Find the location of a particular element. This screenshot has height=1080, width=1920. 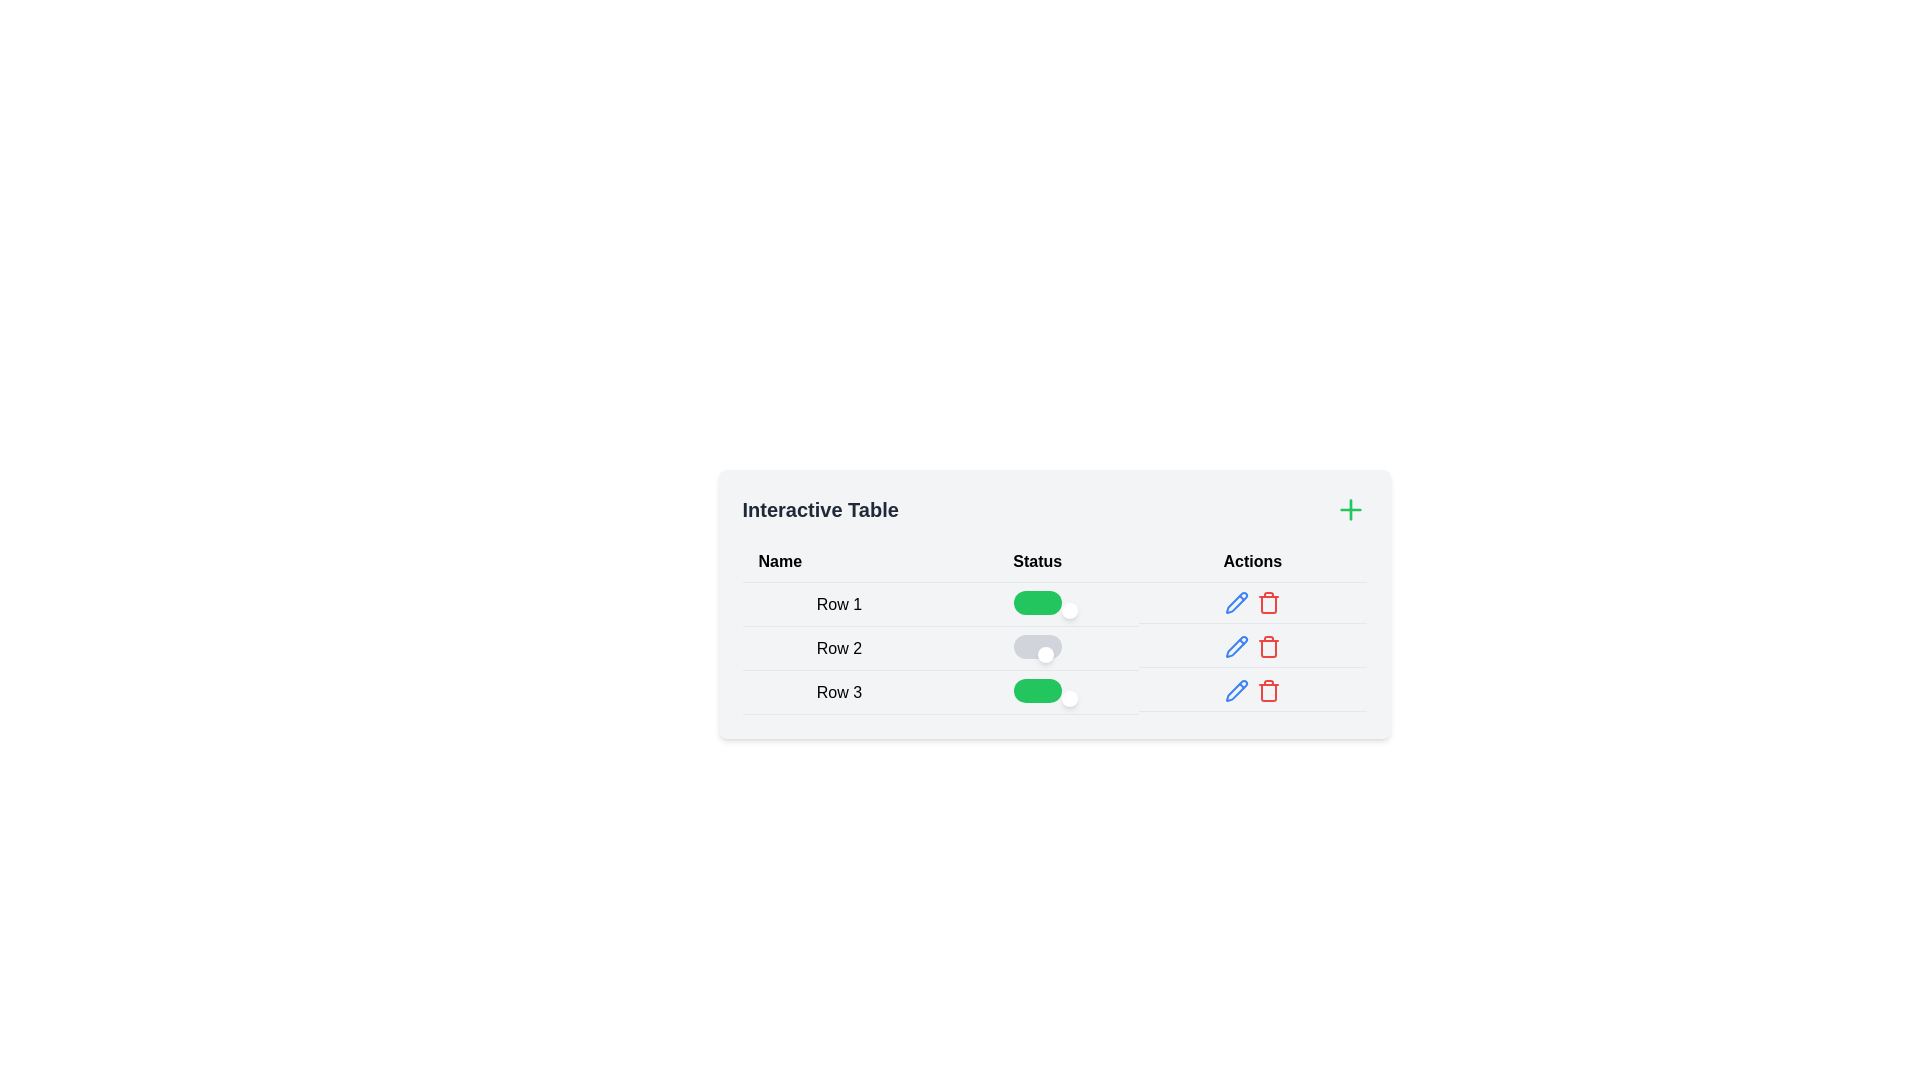

on the toggle switch component located in the third row under the 'Status' column, which has a green background and a circular handle on the right is located at coordinates (1037, 691).